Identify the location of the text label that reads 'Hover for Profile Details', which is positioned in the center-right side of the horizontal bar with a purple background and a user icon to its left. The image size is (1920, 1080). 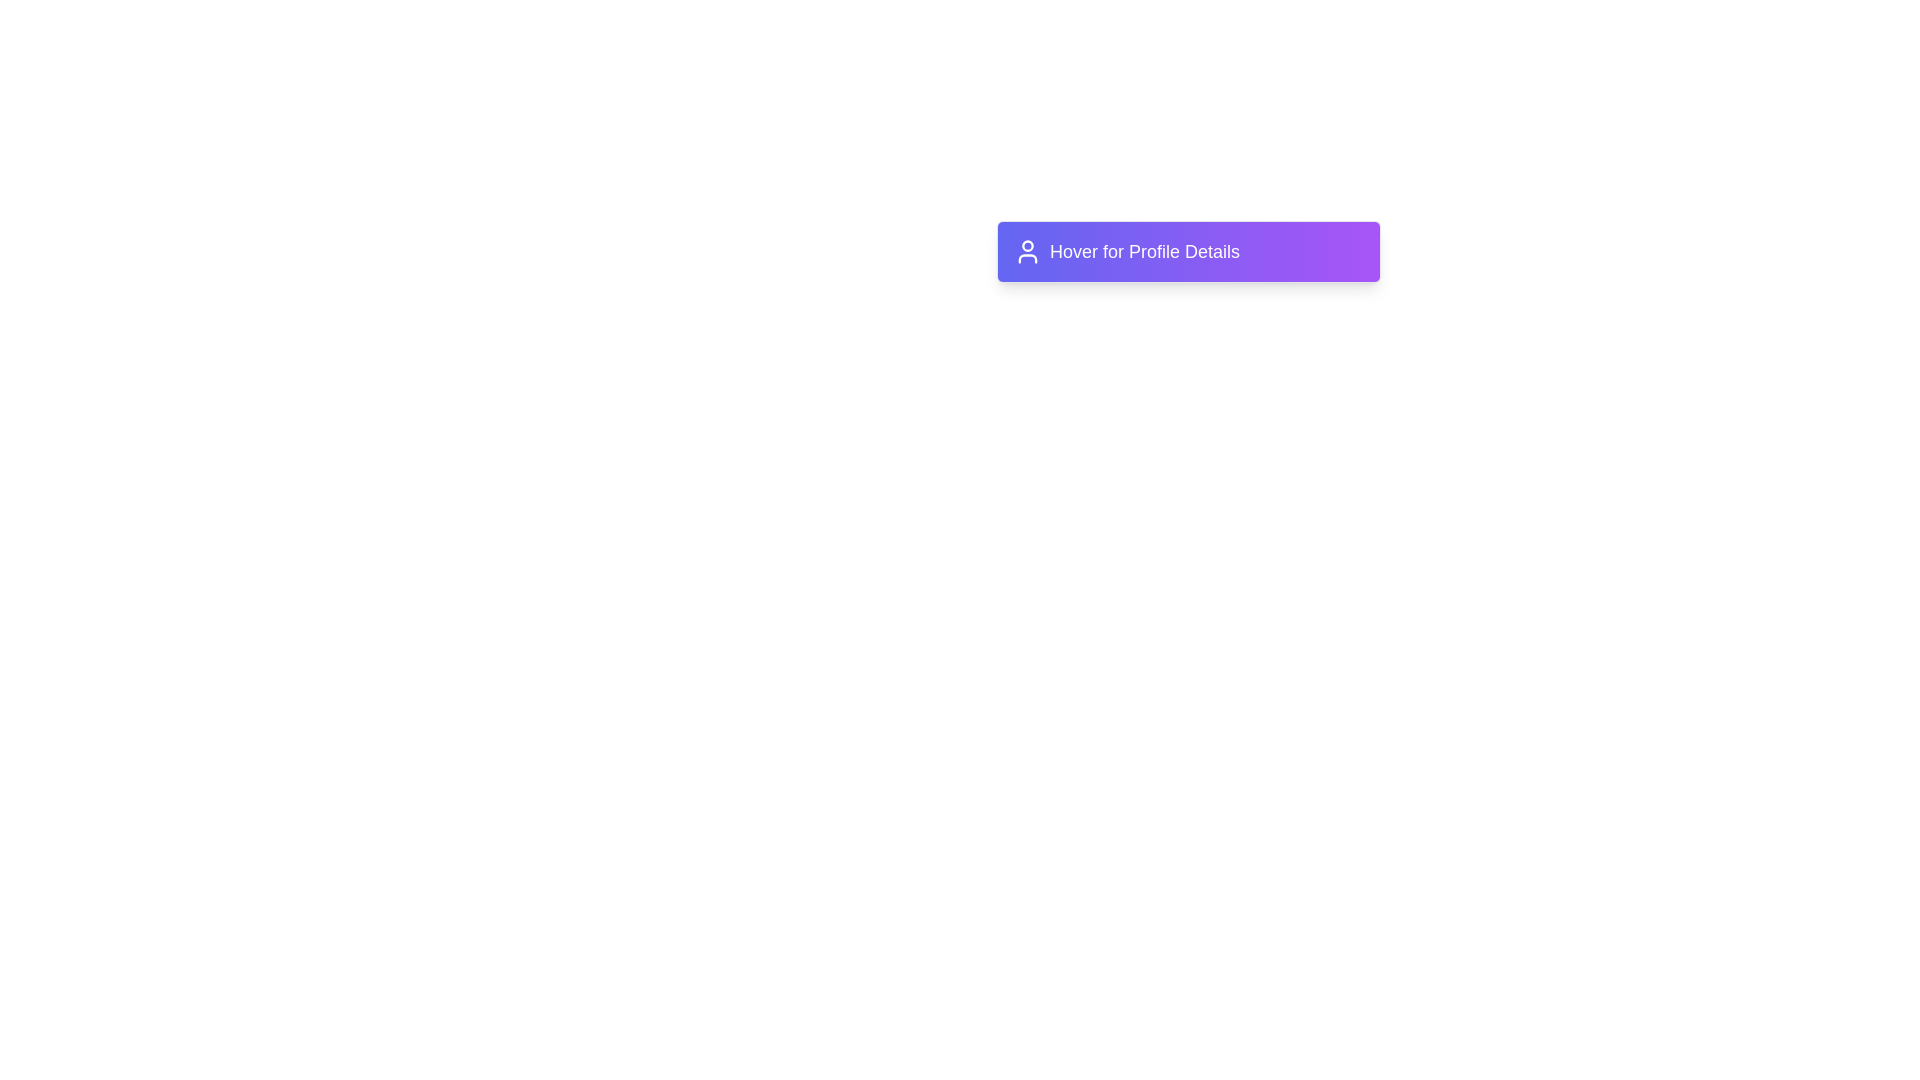
(1145, 250).